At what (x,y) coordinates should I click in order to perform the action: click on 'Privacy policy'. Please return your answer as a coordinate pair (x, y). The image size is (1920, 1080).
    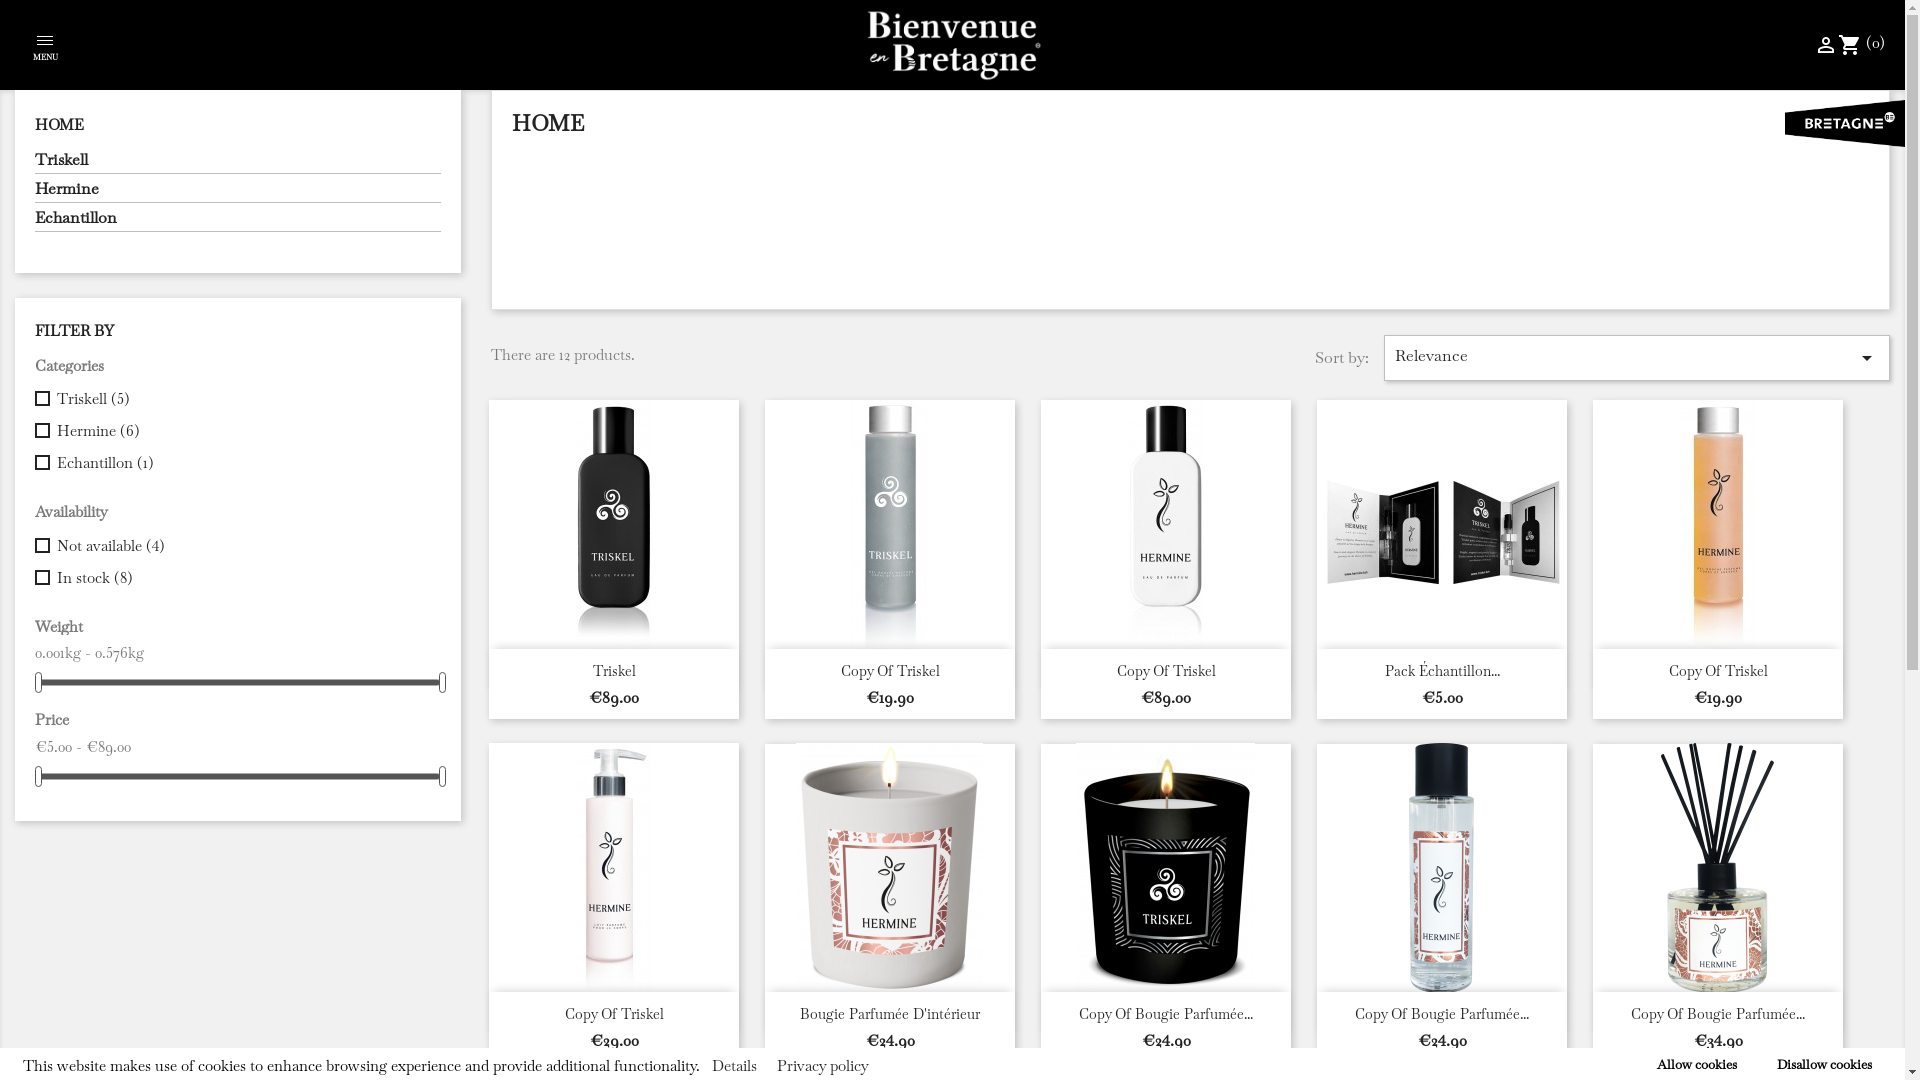
    Looking at the image, I should click on (822, 1064).